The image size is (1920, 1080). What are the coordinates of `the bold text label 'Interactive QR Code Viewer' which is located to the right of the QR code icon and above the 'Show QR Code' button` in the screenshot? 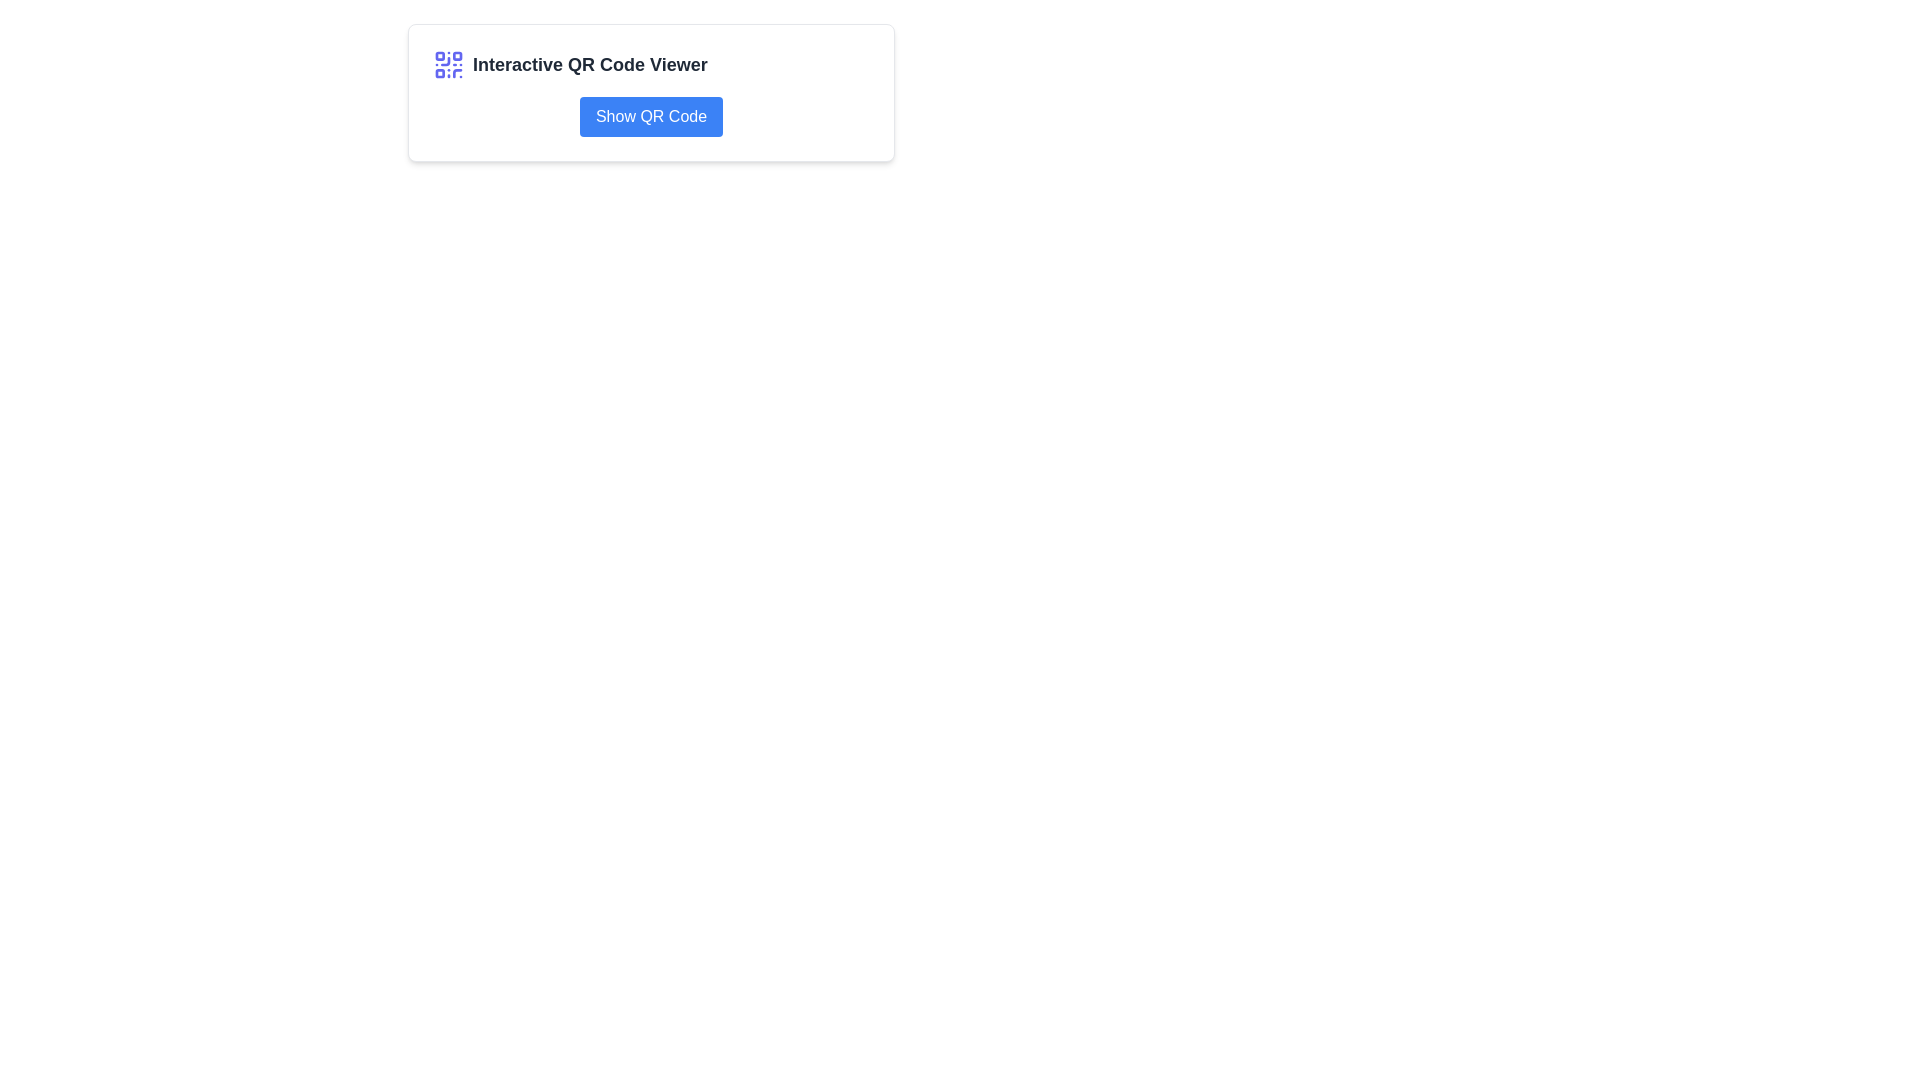 It's located at (589, 64).